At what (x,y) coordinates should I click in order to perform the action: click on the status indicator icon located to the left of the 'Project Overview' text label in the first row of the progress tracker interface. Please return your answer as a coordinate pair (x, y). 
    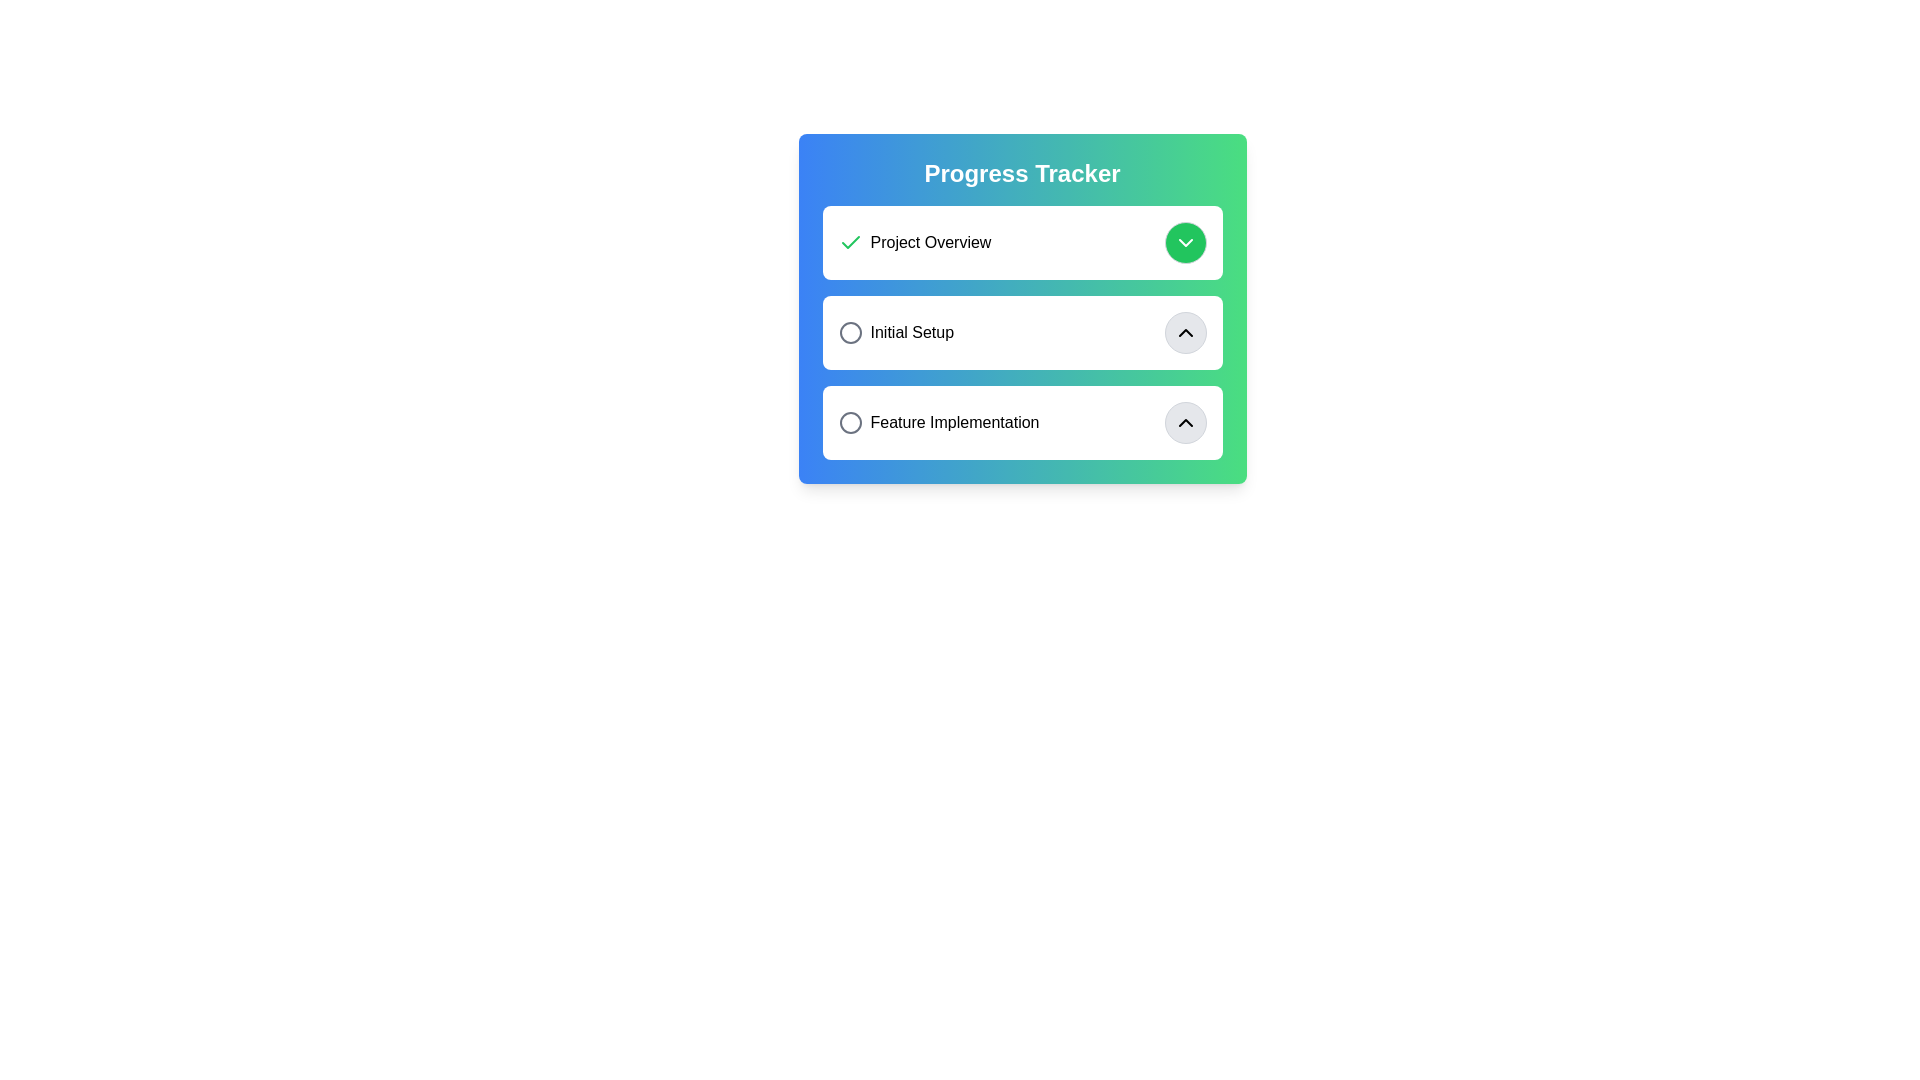
    Looking at the image, I should click on (850, 242).